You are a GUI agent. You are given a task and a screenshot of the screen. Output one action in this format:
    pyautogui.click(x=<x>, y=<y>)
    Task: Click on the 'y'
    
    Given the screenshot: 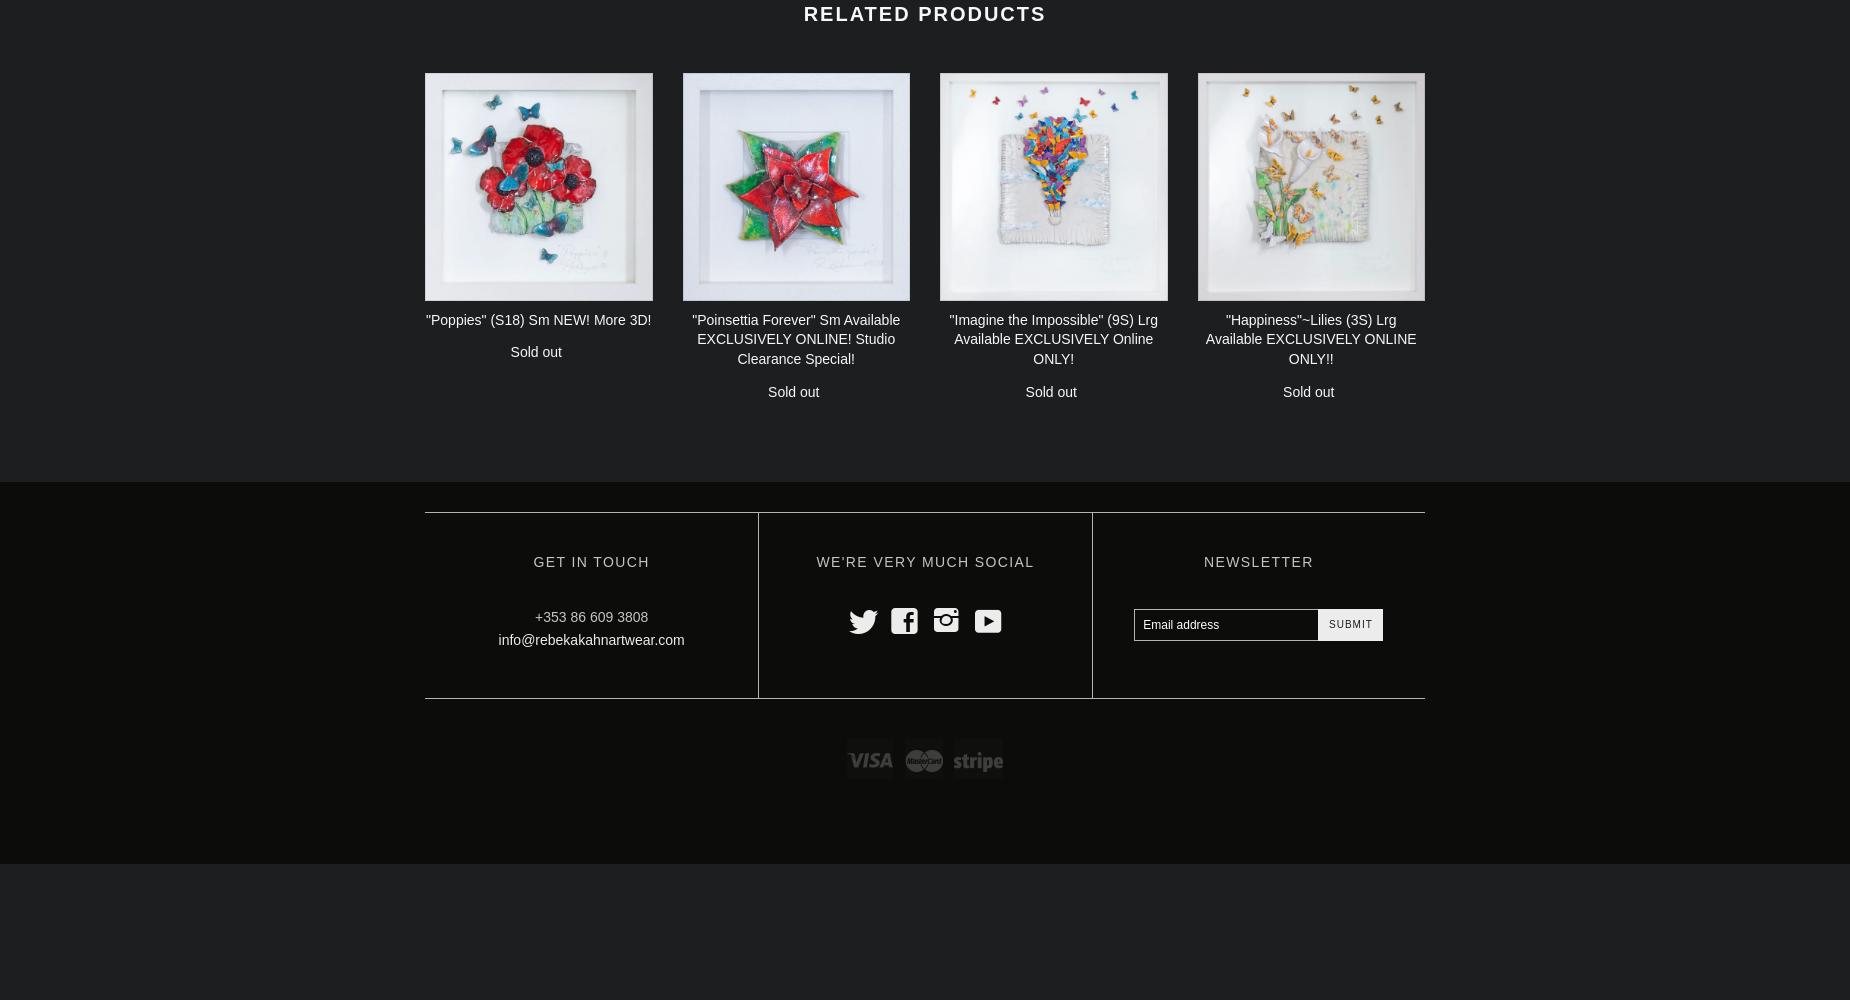 What is the action you would take?
    pyautogui.click(x=973, y=616)
    